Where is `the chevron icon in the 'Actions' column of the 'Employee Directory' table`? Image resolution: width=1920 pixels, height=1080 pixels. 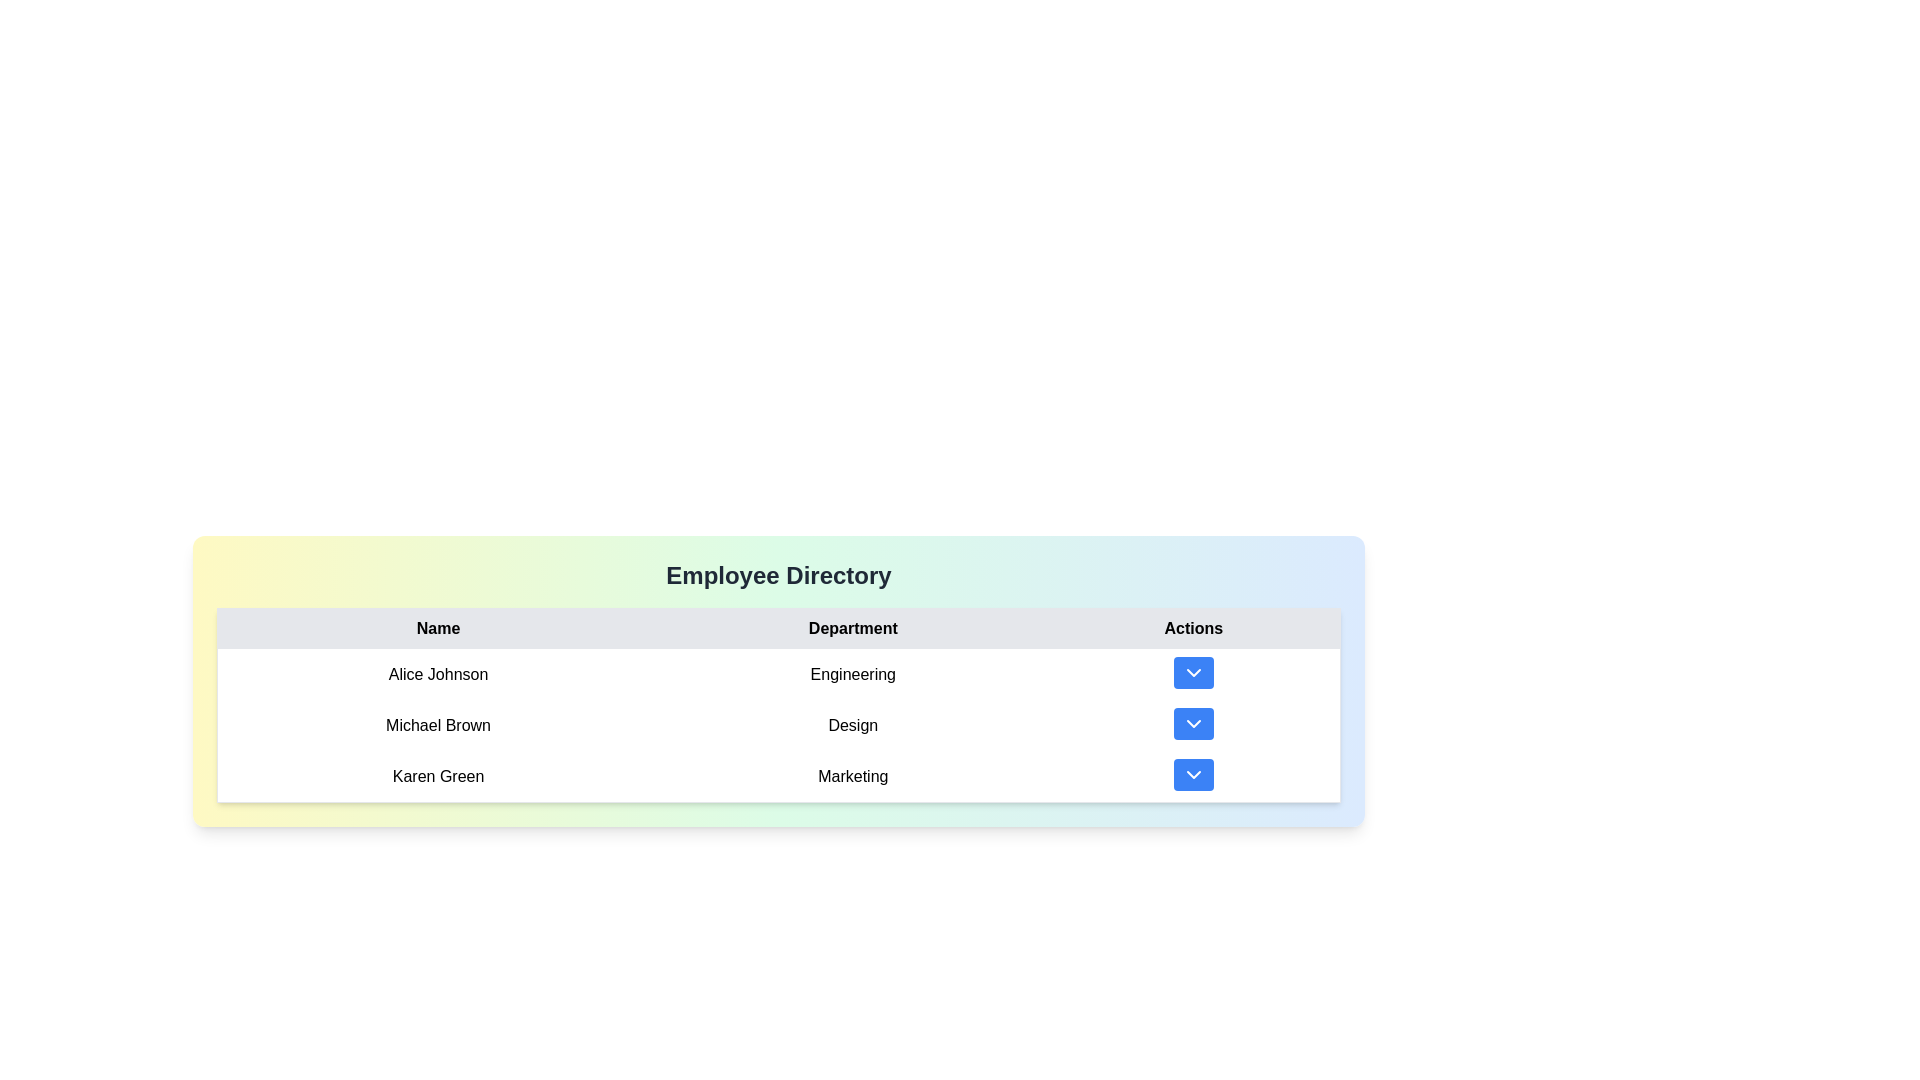 the chevron icon in the 'Actions' column of the 'Employee Directory' table is located at coordinates (1193, 724).